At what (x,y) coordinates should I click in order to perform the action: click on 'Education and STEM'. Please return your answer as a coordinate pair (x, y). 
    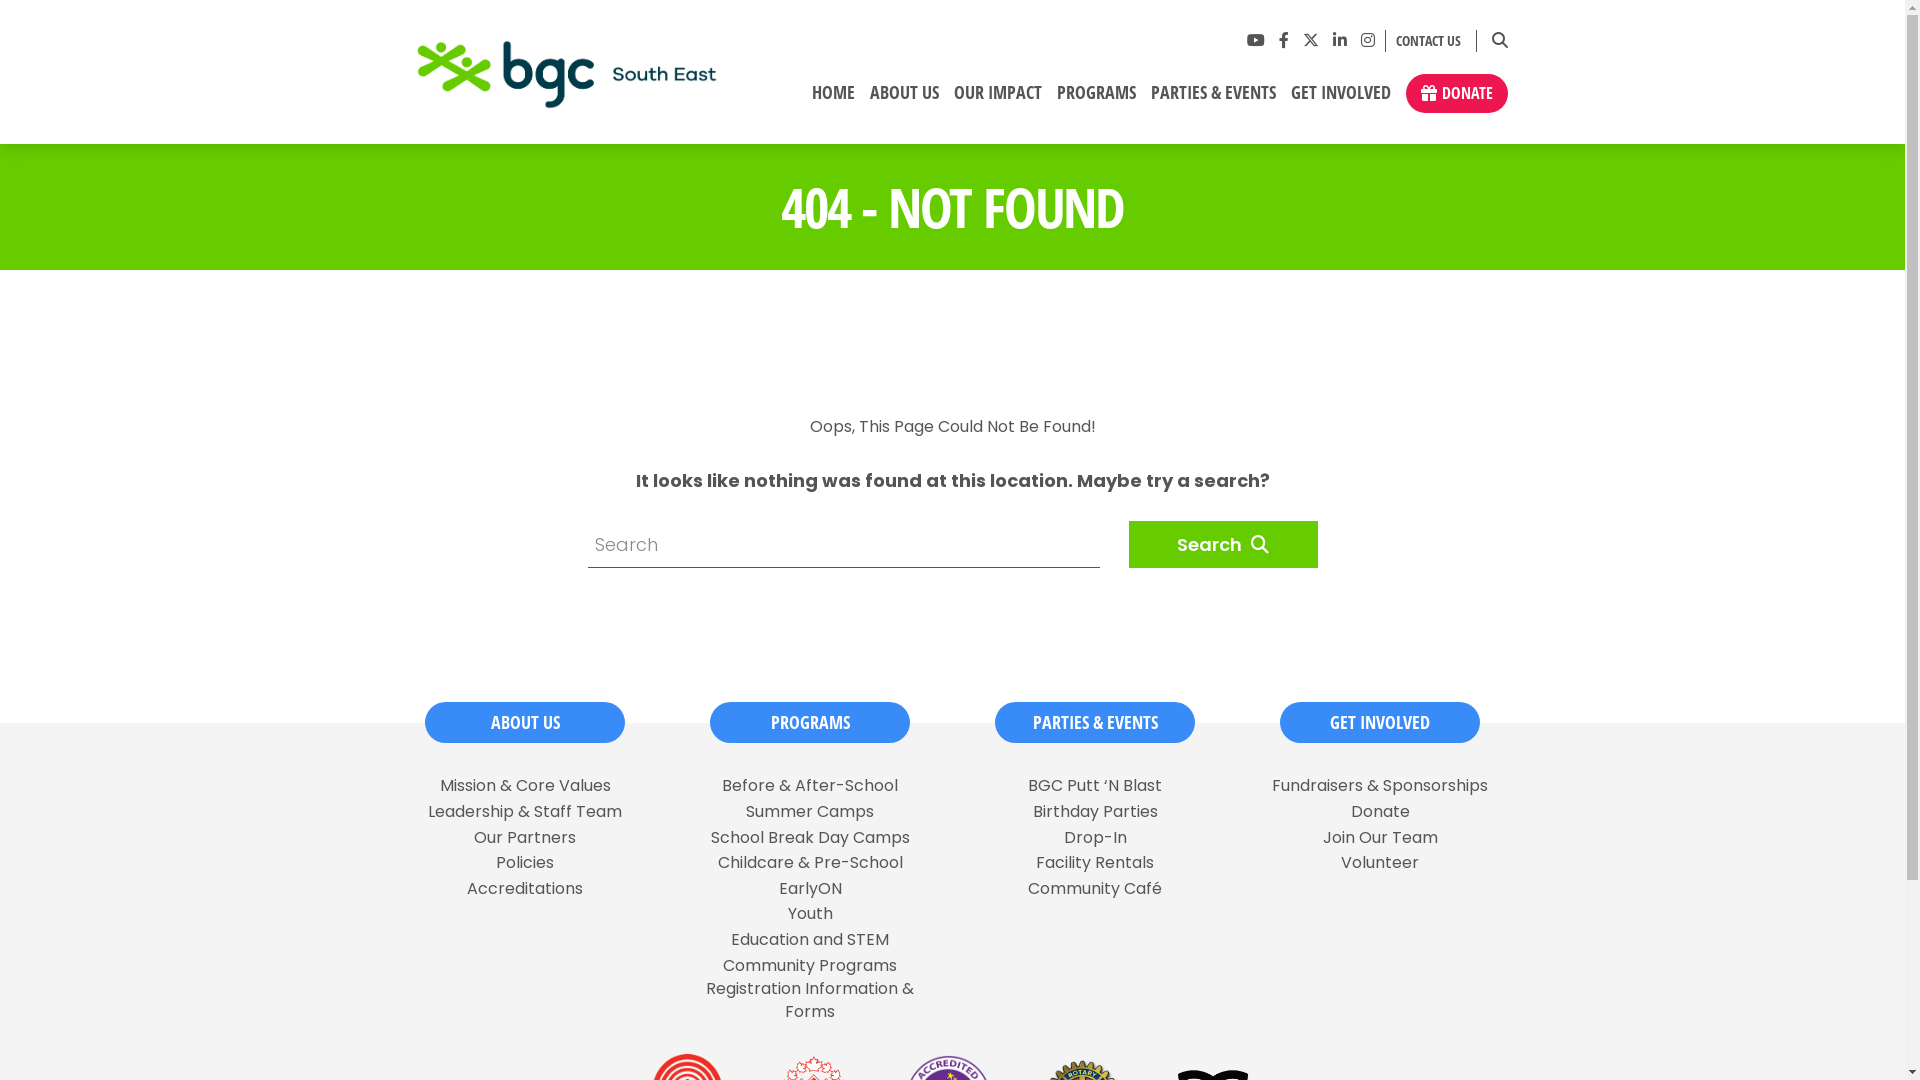
    Looking at the image, I should click on (729, 940).